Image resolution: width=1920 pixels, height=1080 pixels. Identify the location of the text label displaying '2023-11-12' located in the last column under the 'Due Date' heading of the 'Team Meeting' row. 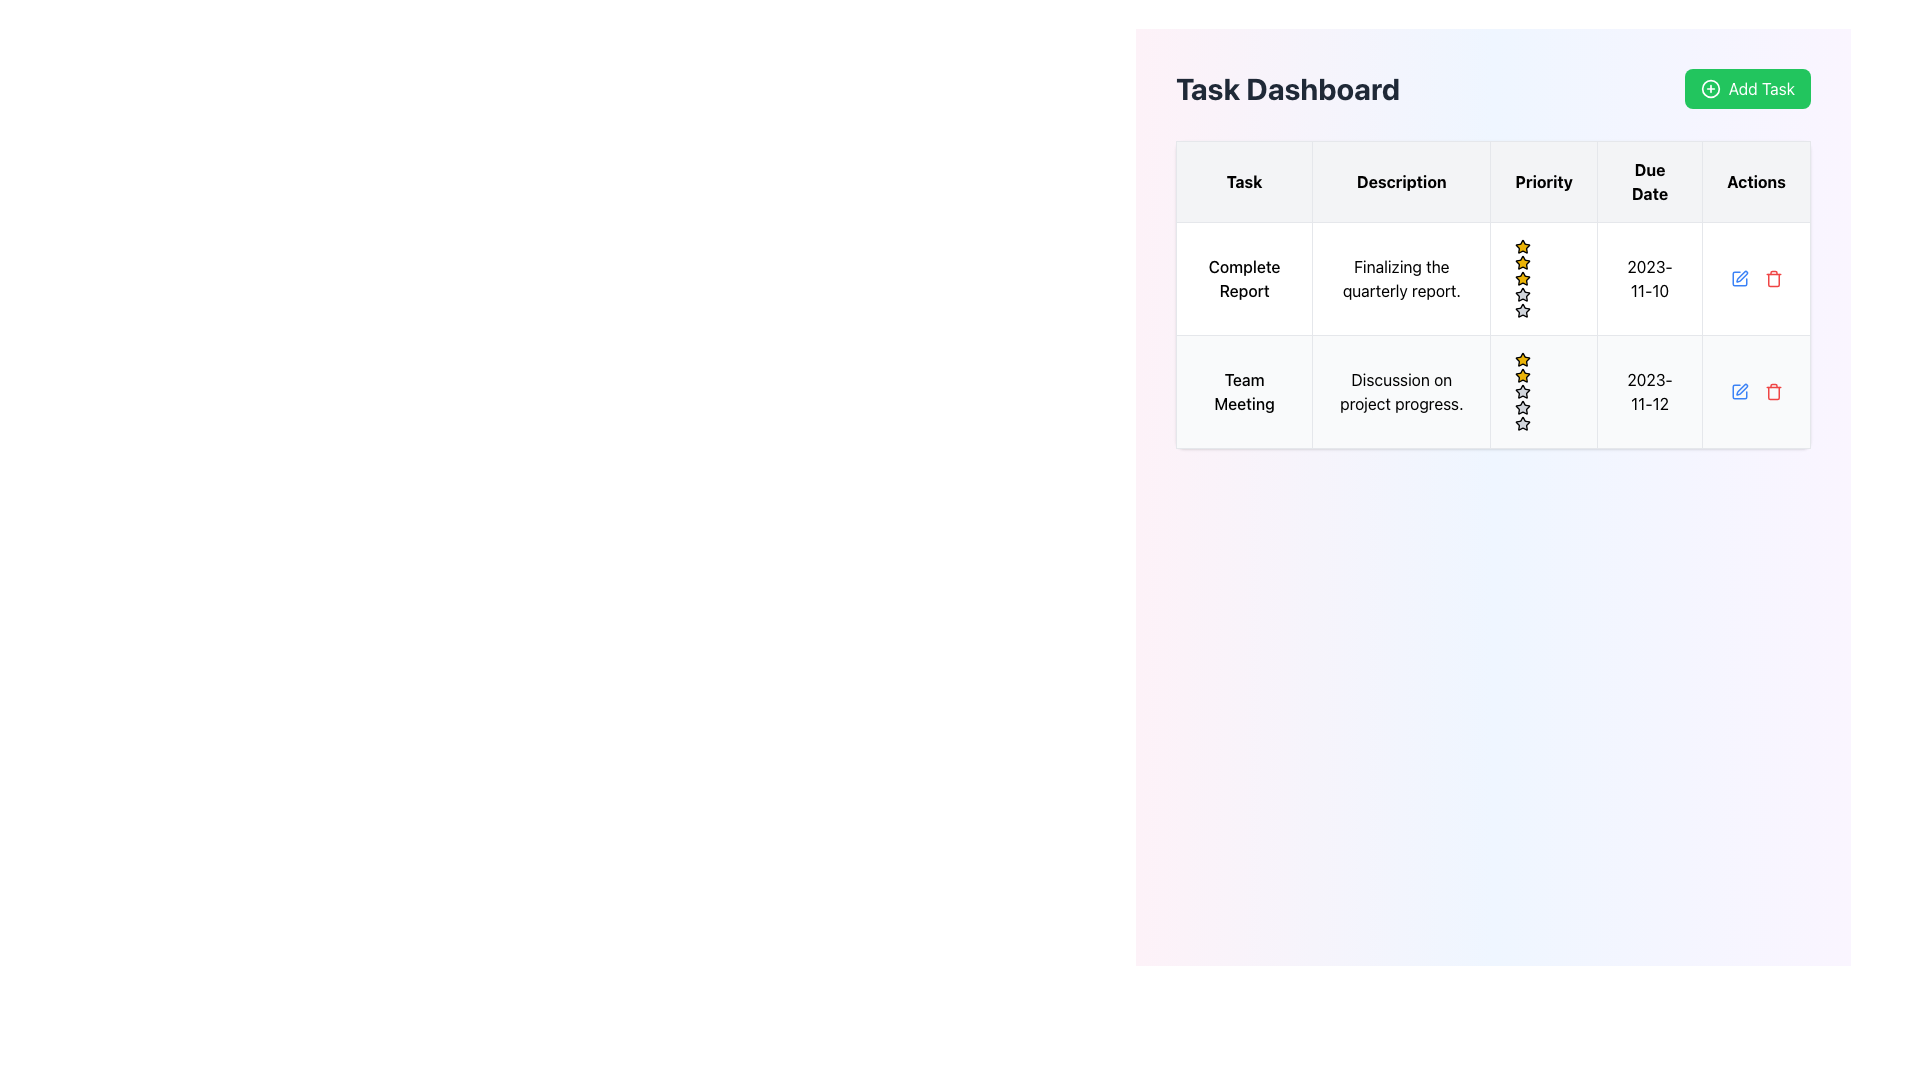
(1650, 392).